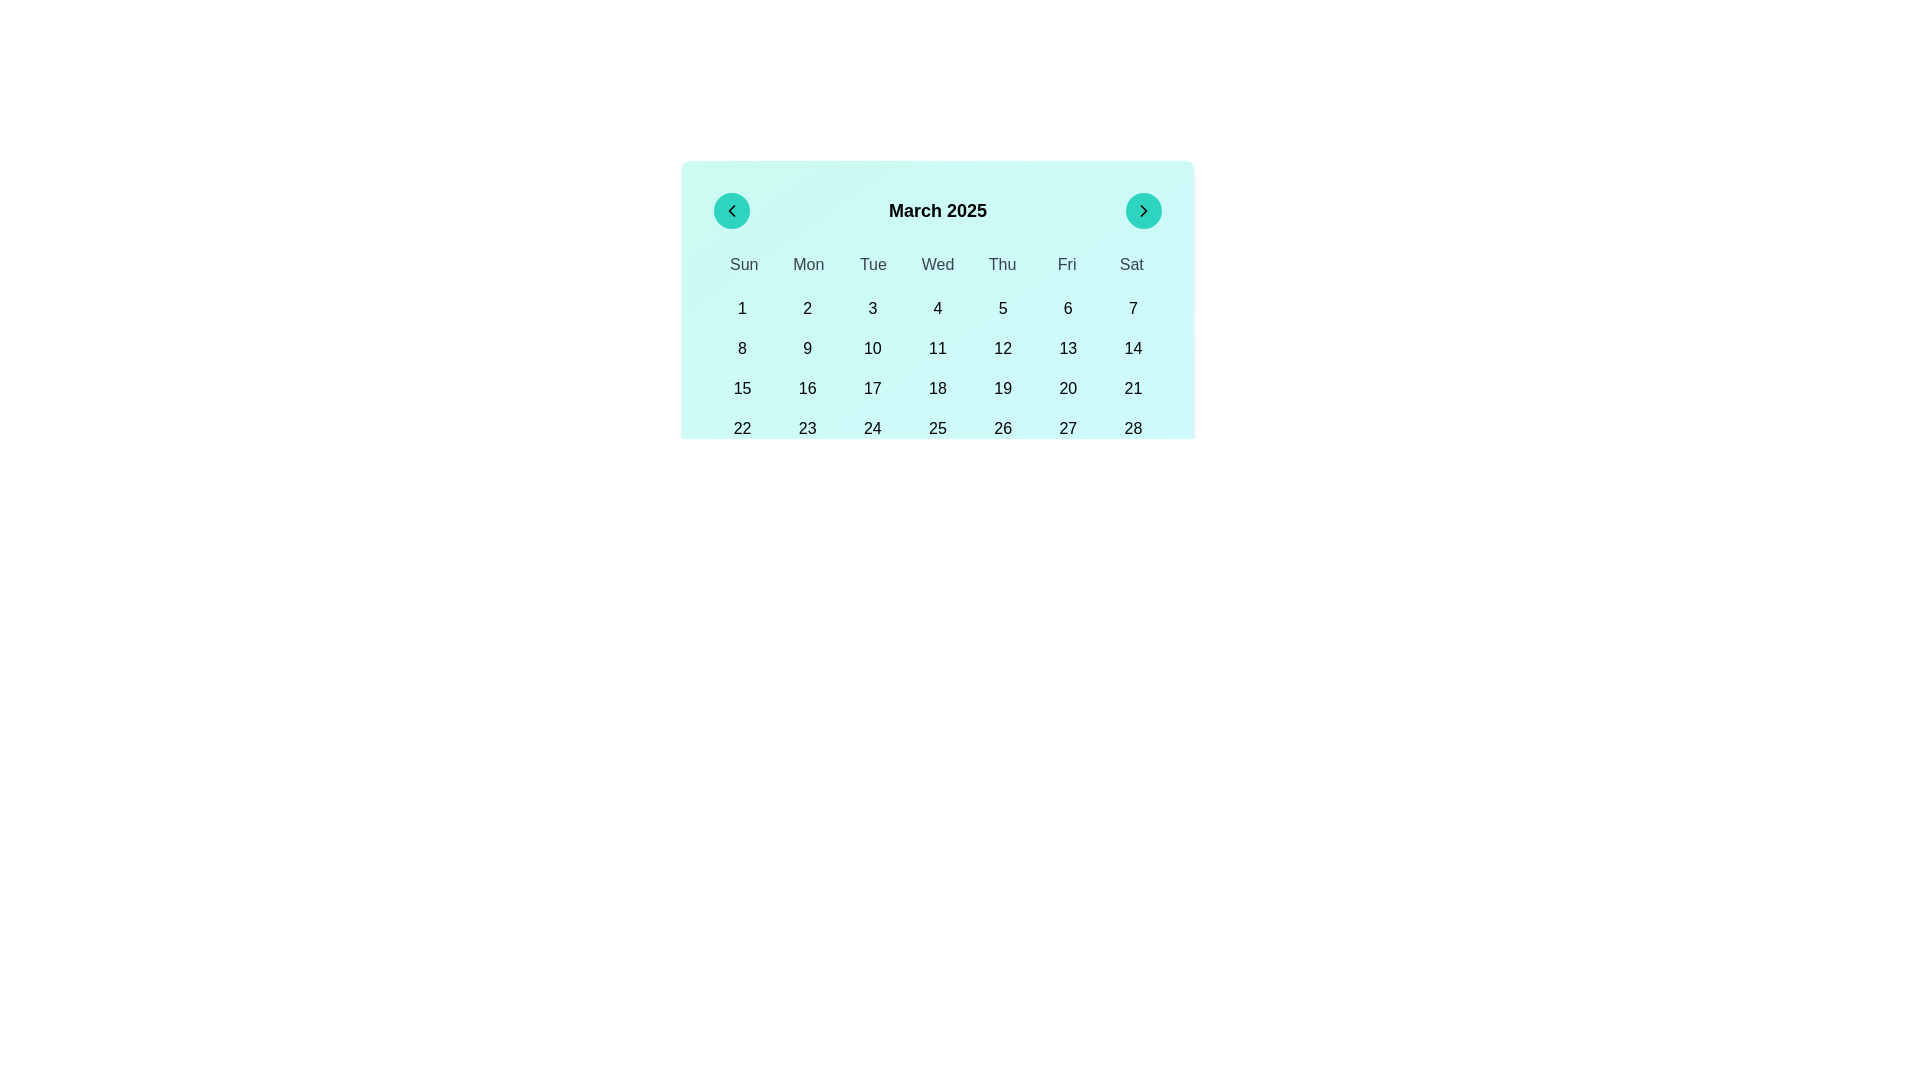  I want to click on the left arrow SVG icon for keyboard interaction, so click(730, 211).